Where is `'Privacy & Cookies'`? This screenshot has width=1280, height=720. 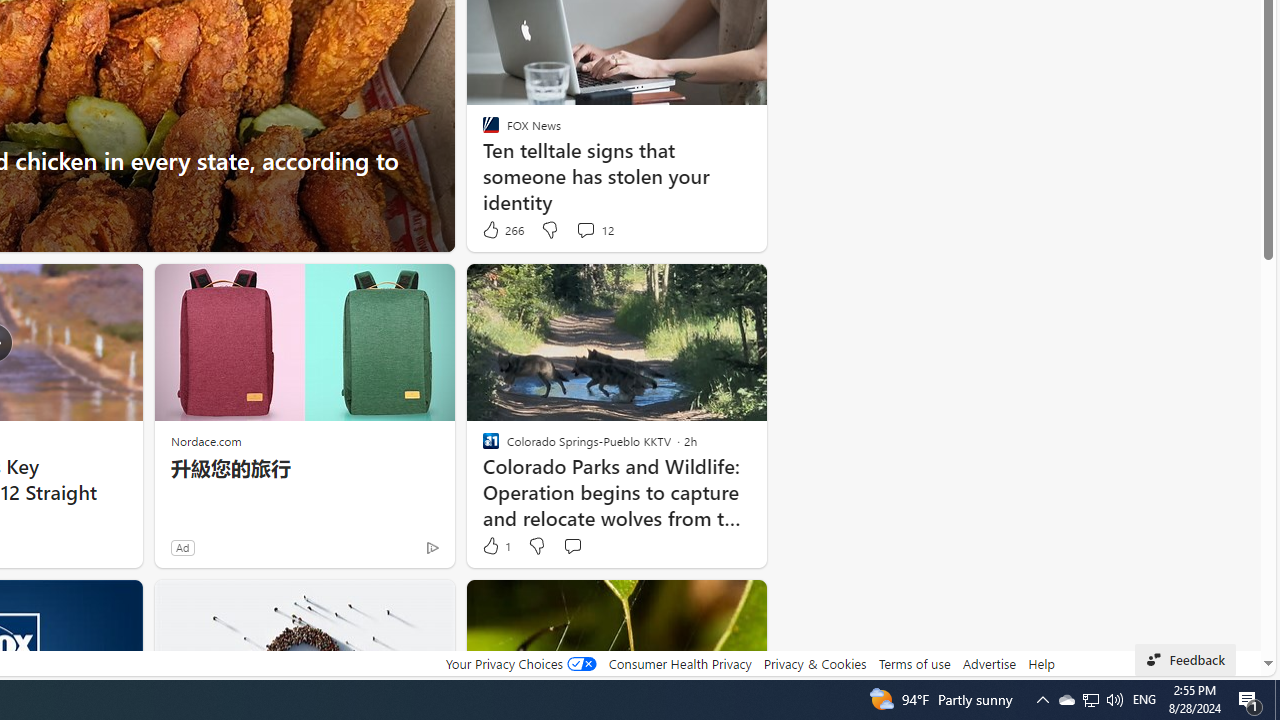
'Privacy & Cookies' is located at coordinates (814, 663).